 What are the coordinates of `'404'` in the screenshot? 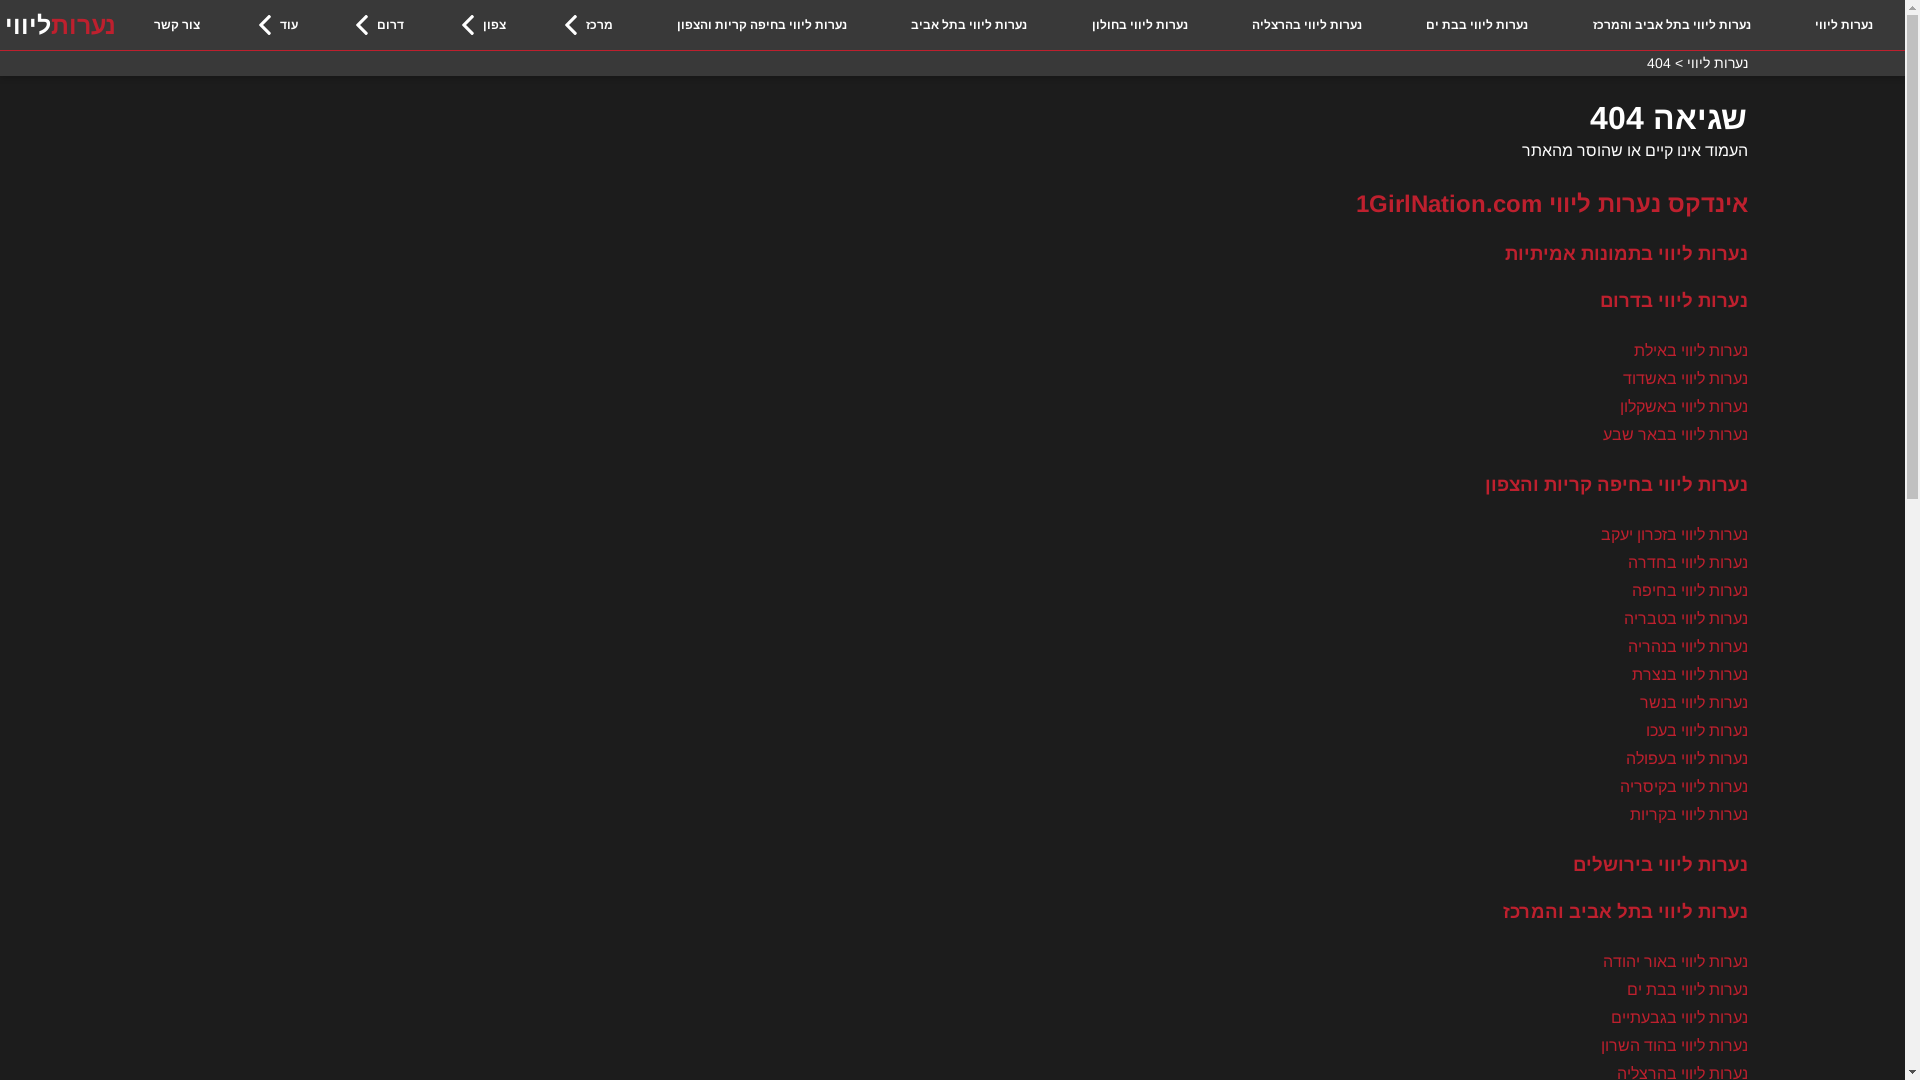 It's located at (1657, 61).